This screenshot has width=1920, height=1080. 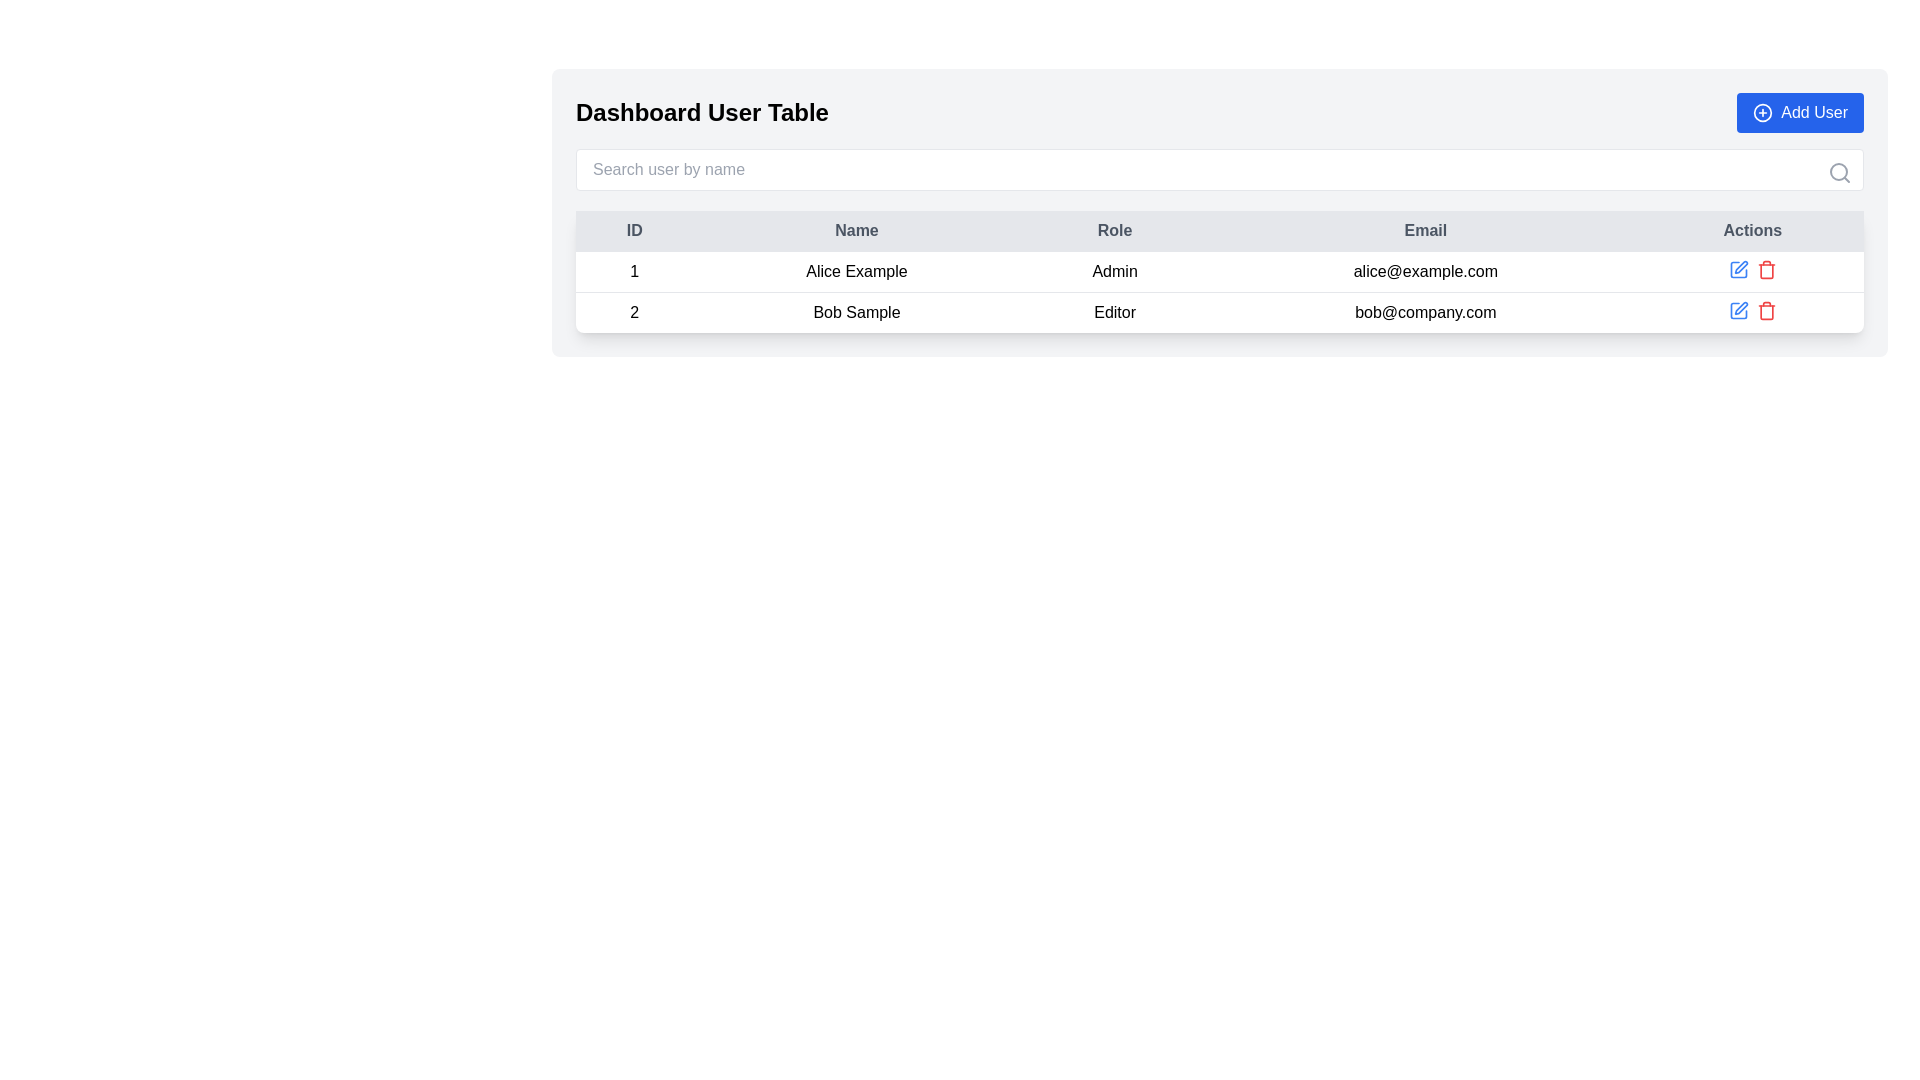 I want to click on the edit button located in the 'Actions' column of the table for the user entry of 'Alice Example', so click(x=1737, y=270).